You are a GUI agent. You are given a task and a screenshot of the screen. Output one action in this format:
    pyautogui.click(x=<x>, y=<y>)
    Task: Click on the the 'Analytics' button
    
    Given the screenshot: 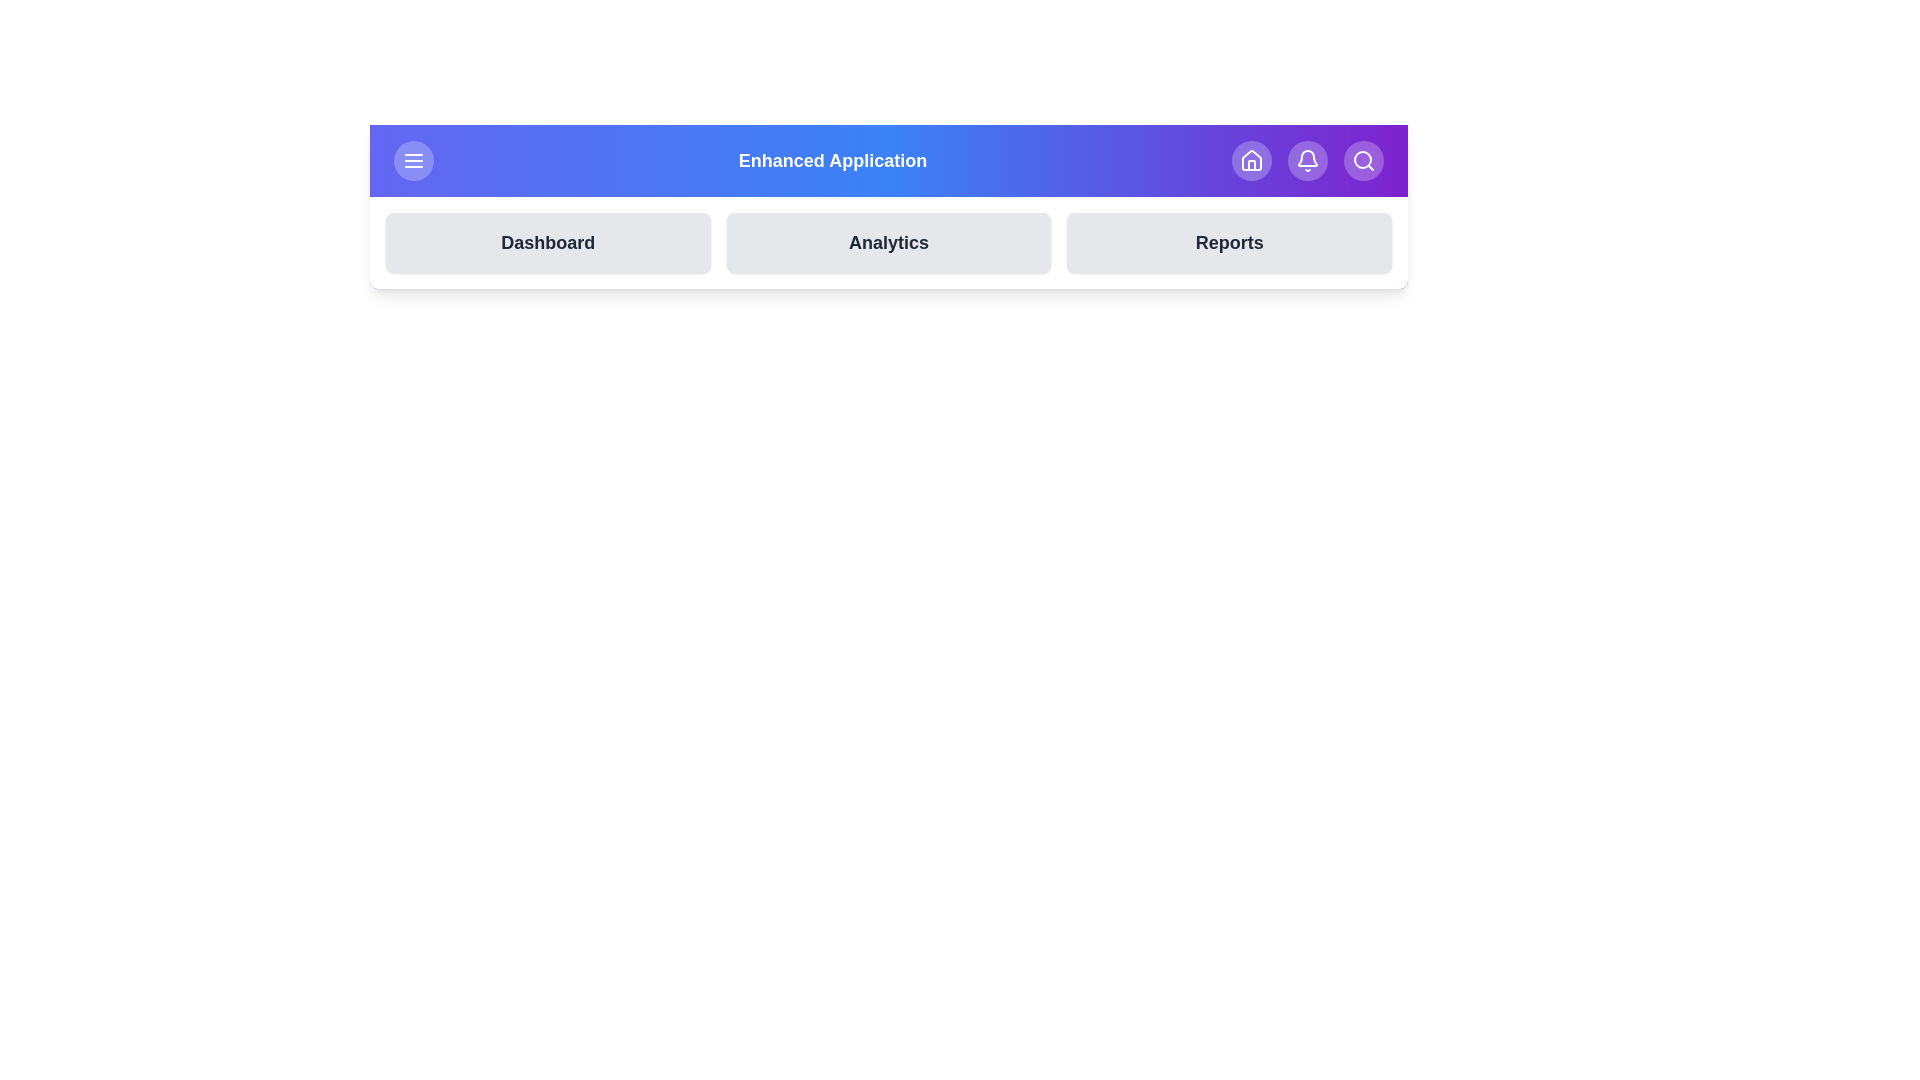 What is the action you would take?
    pyautogui.click(x=887, y=242)
    